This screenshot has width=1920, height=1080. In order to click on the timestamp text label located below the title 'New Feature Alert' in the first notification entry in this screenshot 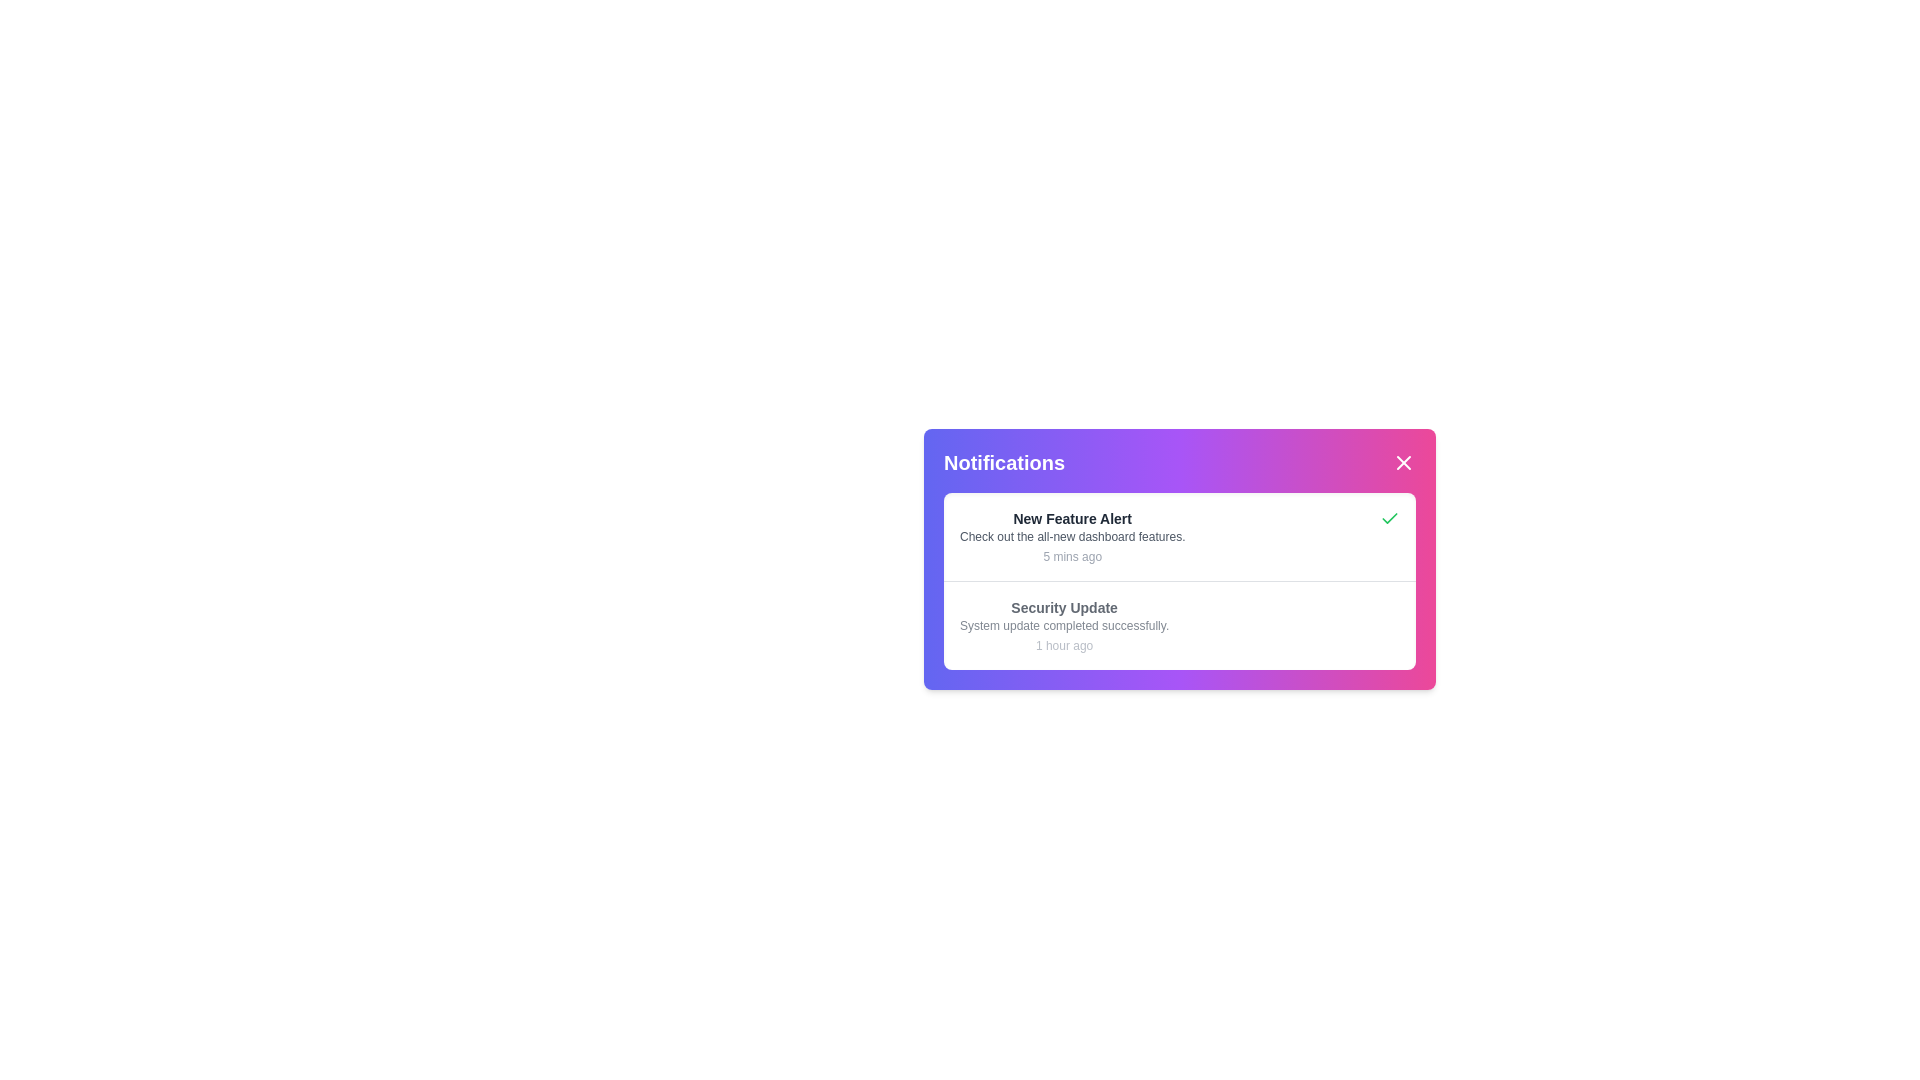, I will do `click(1071, 556)`.